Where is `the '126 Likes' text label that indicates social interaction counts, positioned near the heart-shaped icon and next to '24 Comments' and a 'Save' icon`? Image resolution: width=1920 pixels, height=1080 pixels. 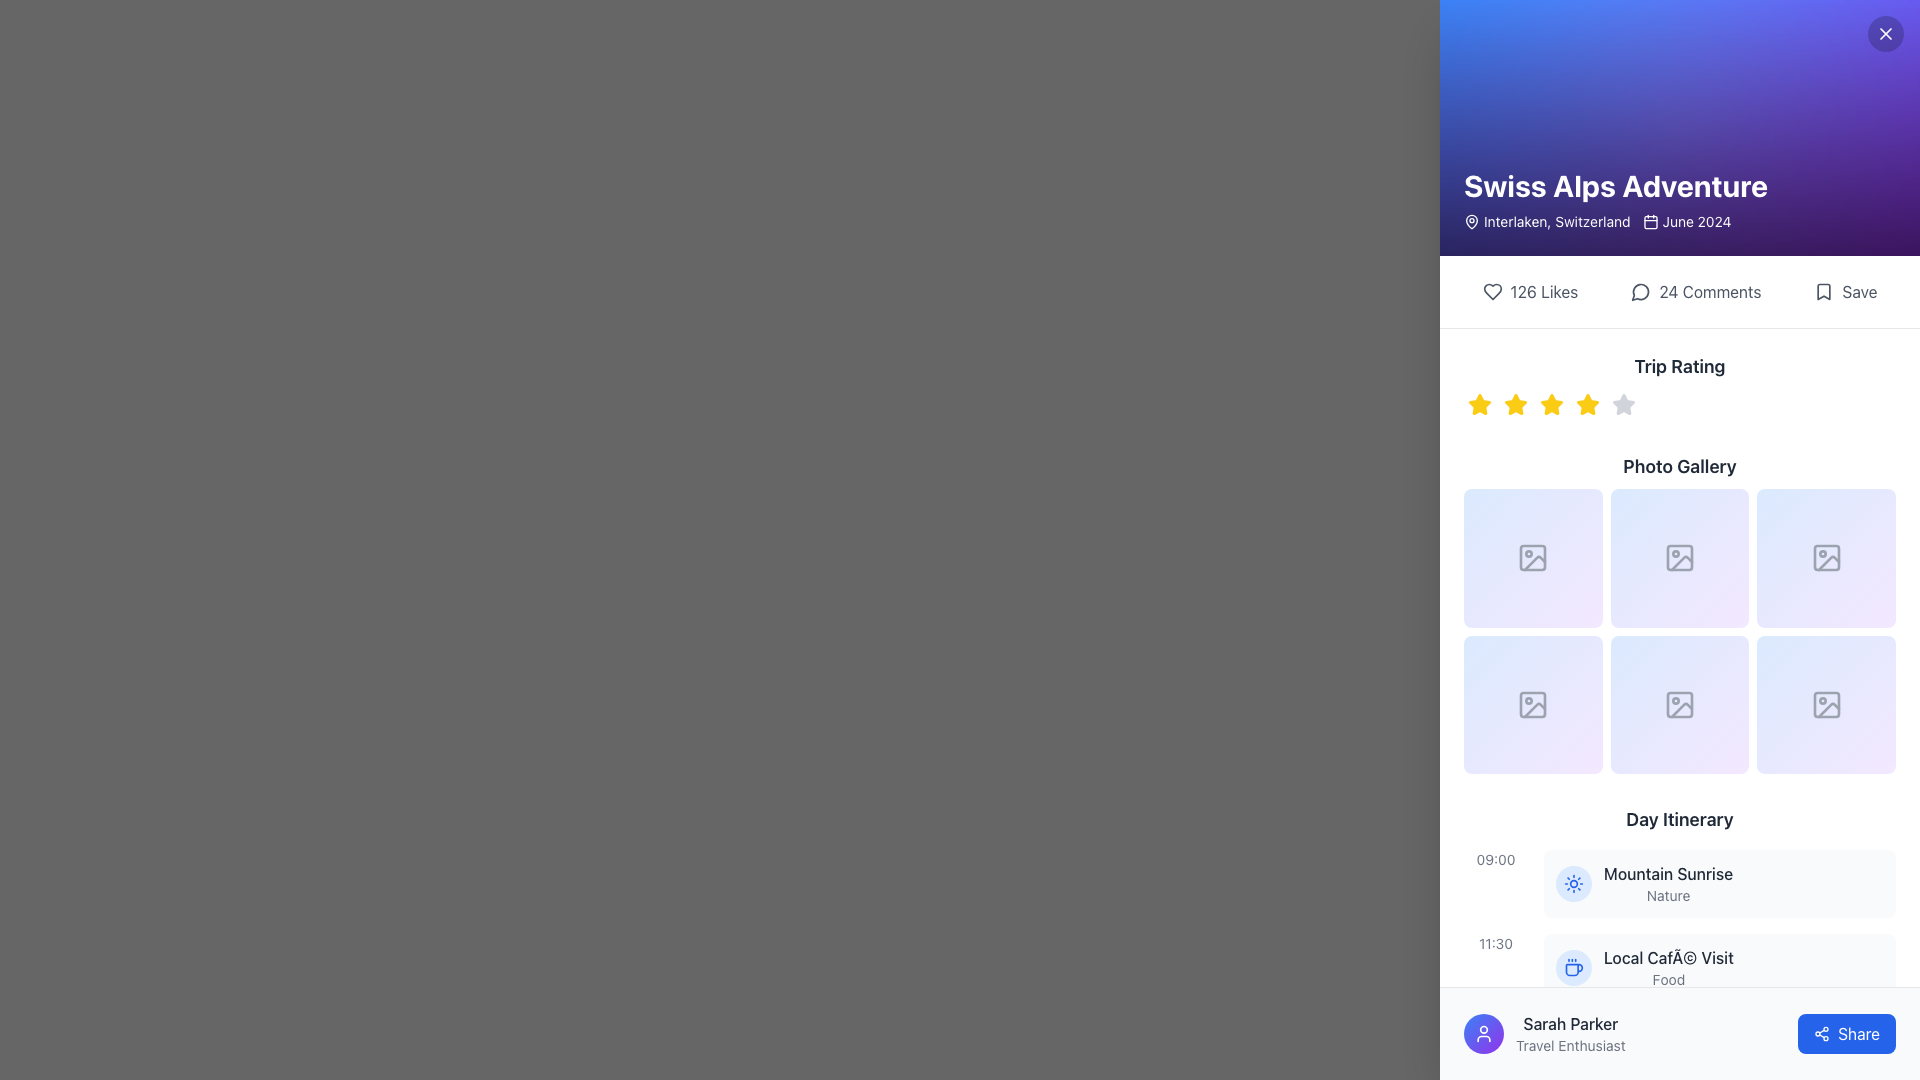
the '126 Likes' text label that indicates social interaction counts, positioned near the heart-shaped icon and next to '24 Comments' and a 'Save' icon is located at coordinates (1543, 292).